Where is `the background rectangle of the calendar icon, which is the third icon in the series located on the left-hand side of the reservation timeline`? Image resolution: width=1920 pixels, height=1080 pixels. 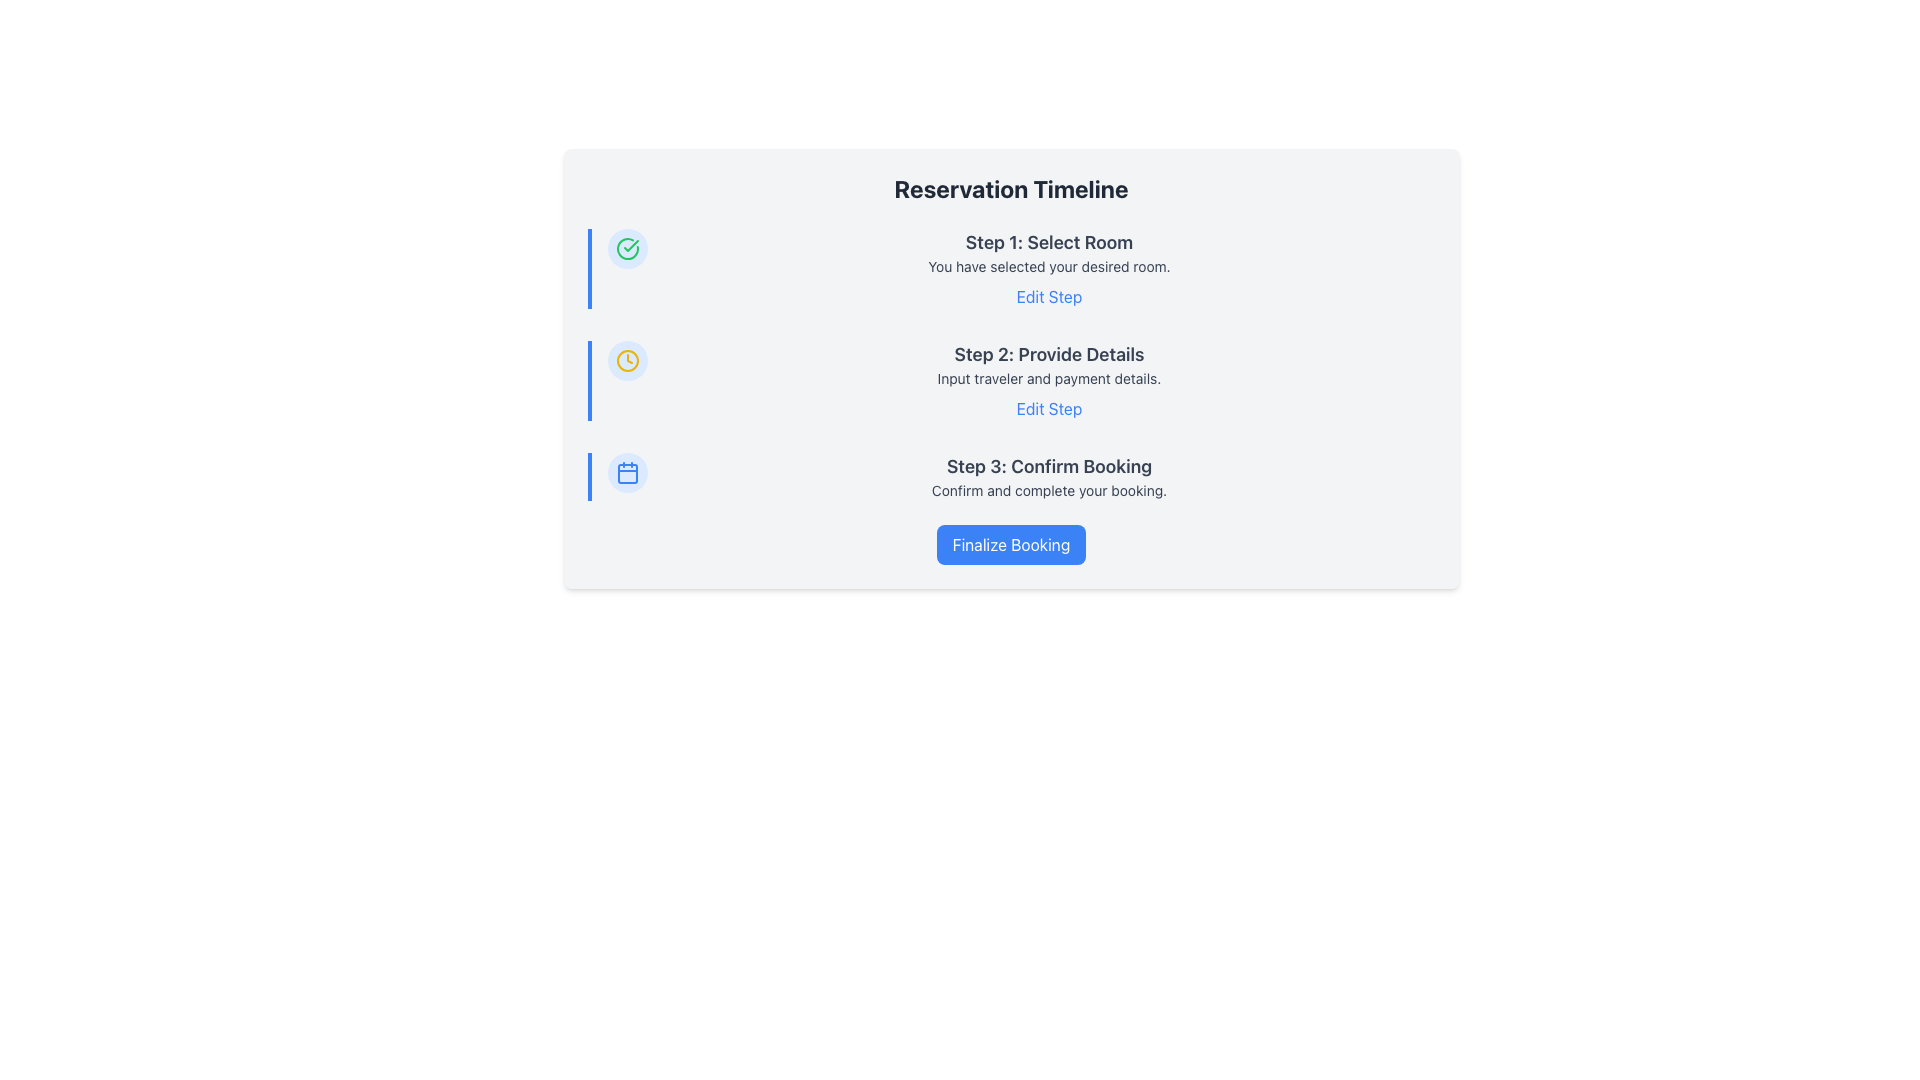 the background rectangle of the calendar icon, which is the third icon in the series located on the left-hand side of the reservation timeline is located at coordinates (626, 474).